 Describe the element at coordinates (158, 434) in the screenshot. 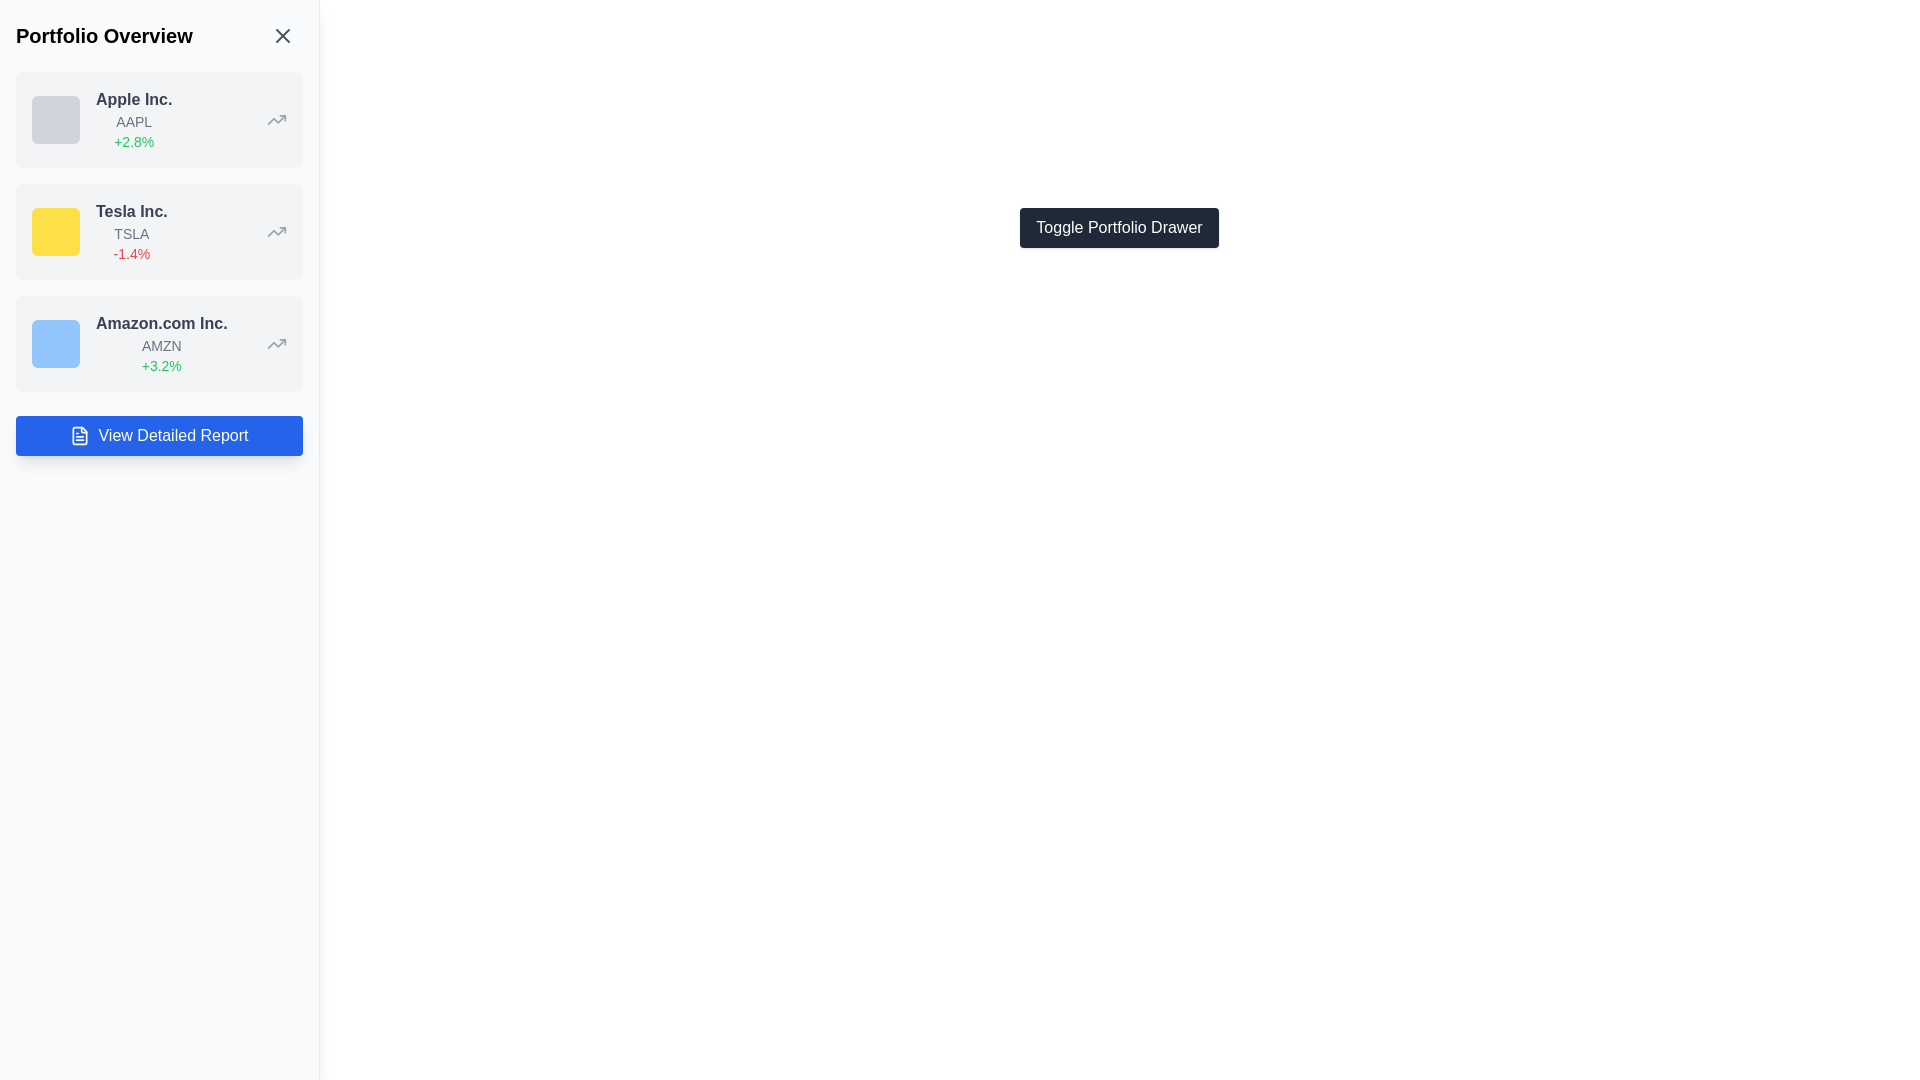

I see `the interactive button at the bottom of the portfolio drawer section` at that location.